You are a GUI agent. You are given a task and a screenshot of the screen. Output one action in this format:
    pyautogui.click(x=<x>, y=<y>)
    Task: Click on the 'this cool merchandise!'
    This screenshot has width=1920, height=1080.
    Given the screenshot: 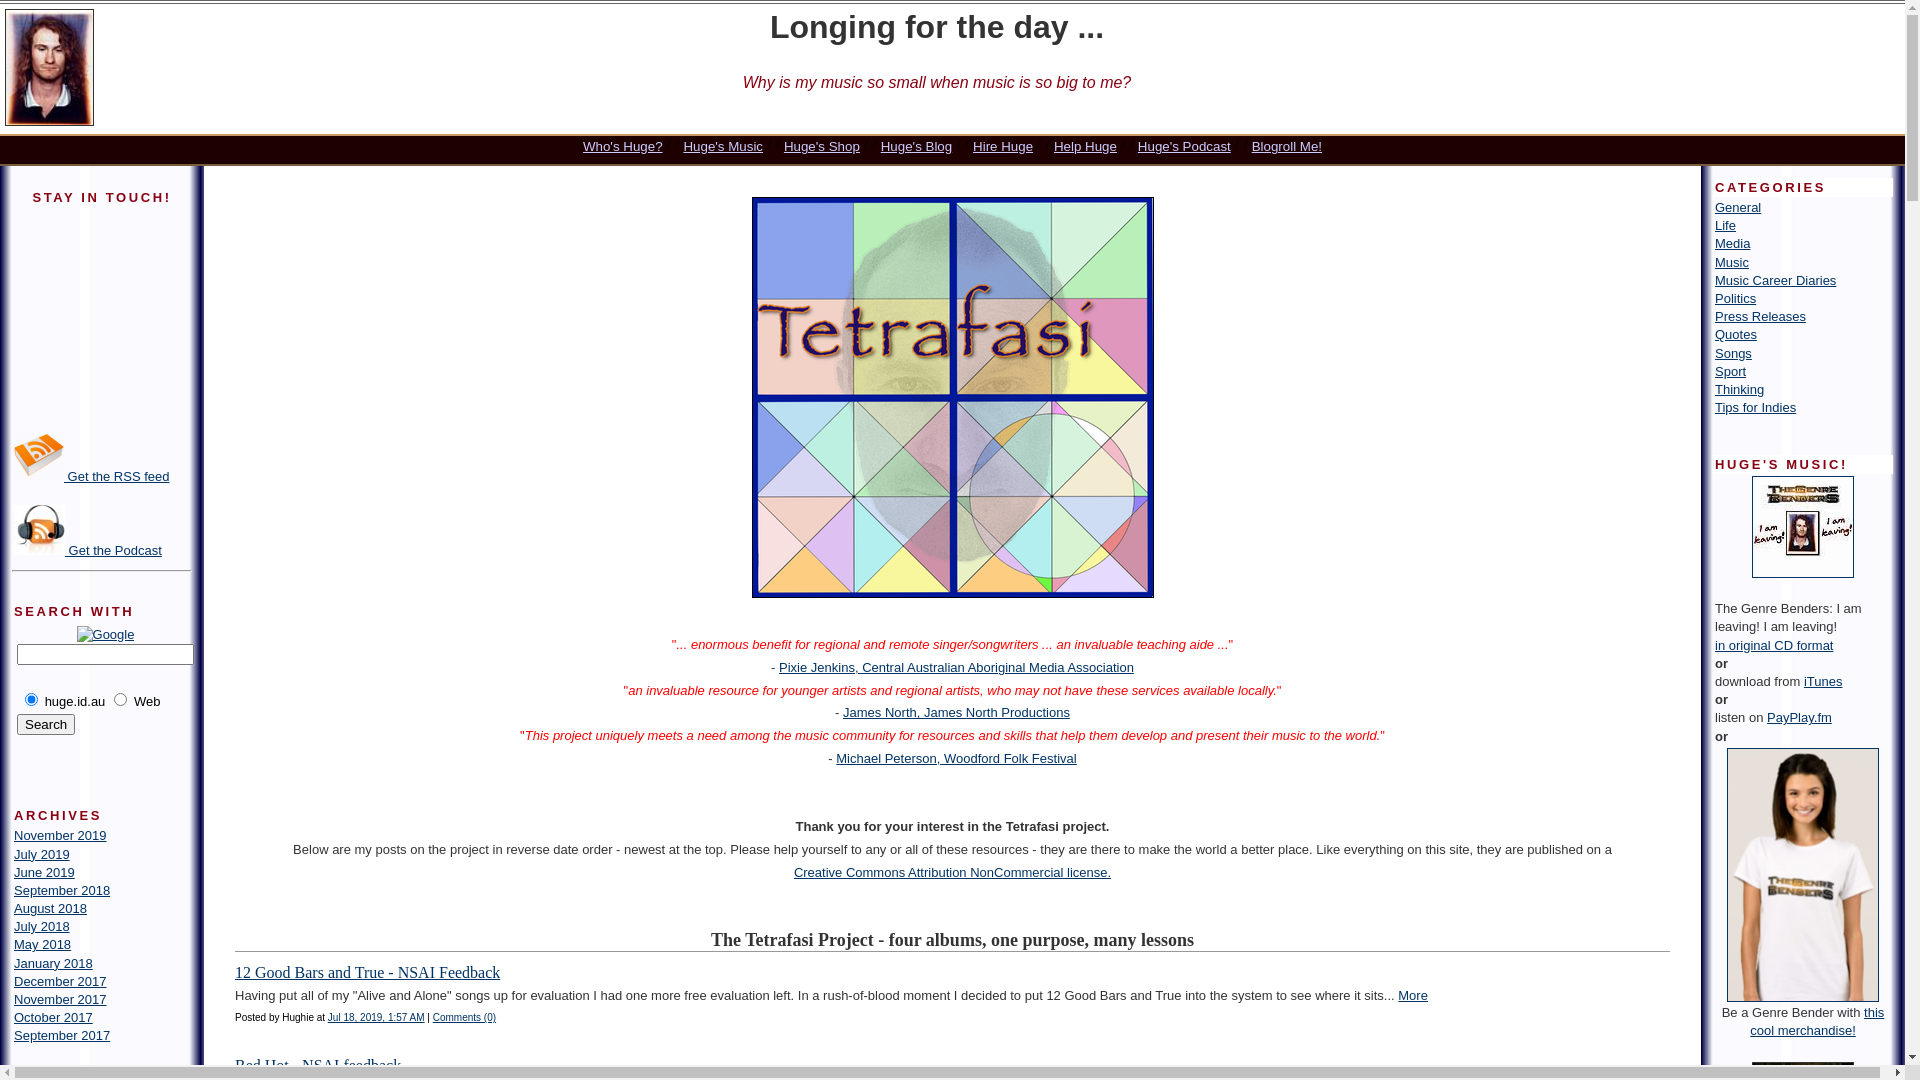 What is the action you would take?
    pyautogui.click(x=1817, y=1021)
    